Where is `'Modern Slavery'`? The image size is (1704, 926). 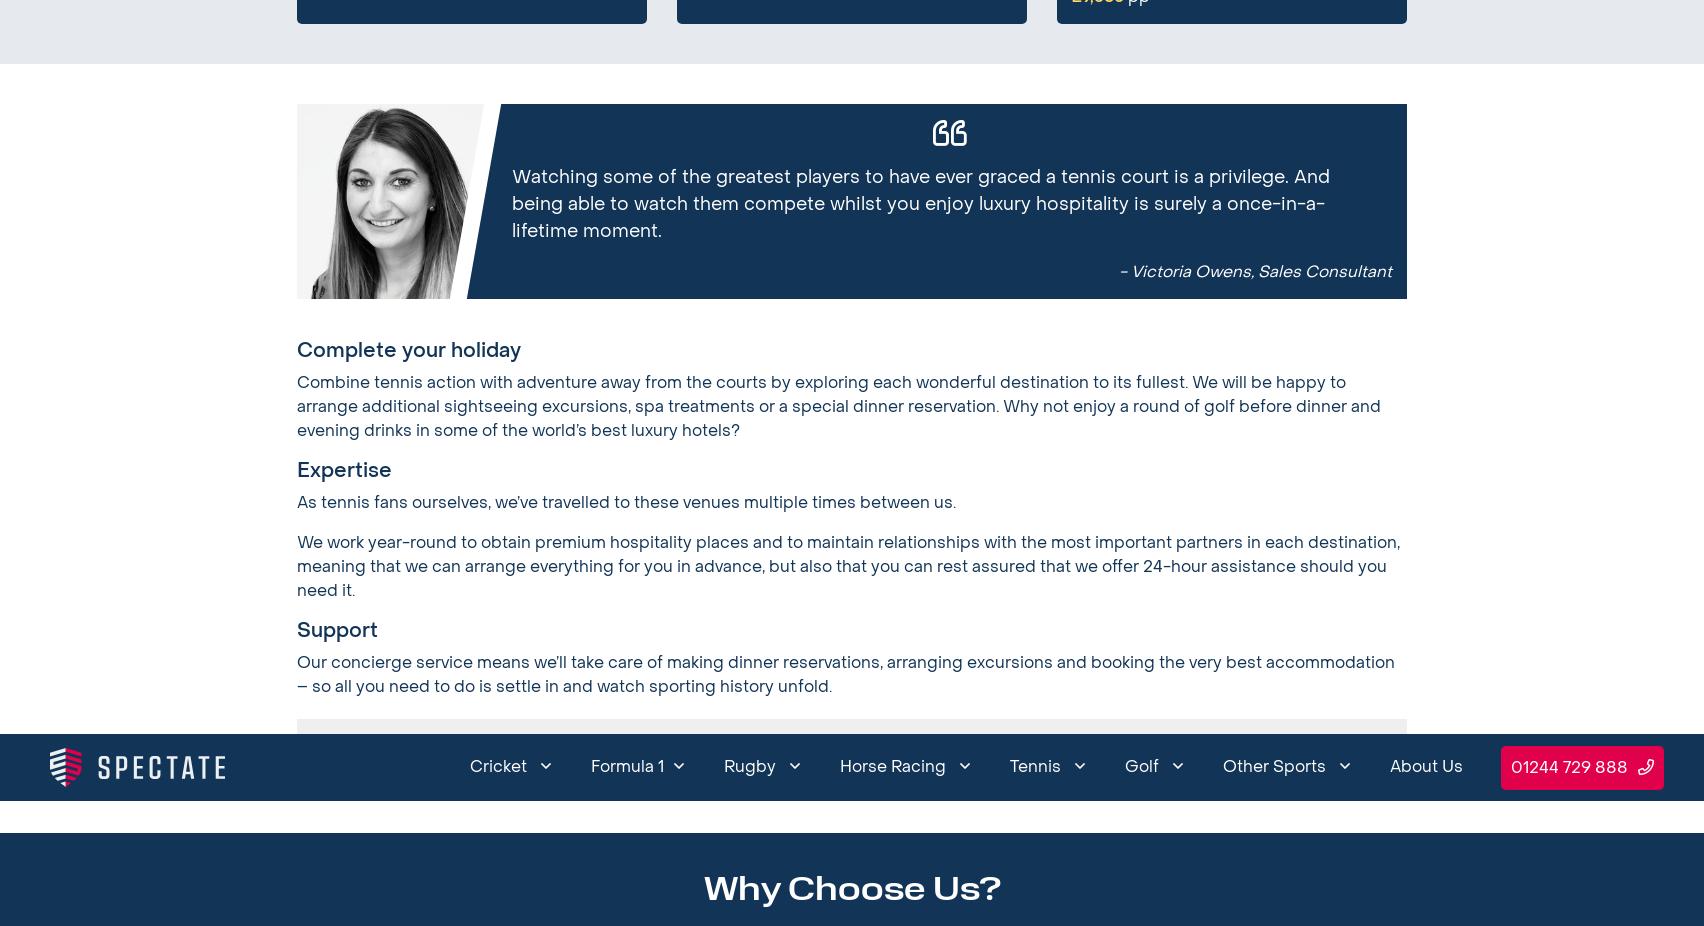
'Modern Slavery' is located at coordinates (888, 70).